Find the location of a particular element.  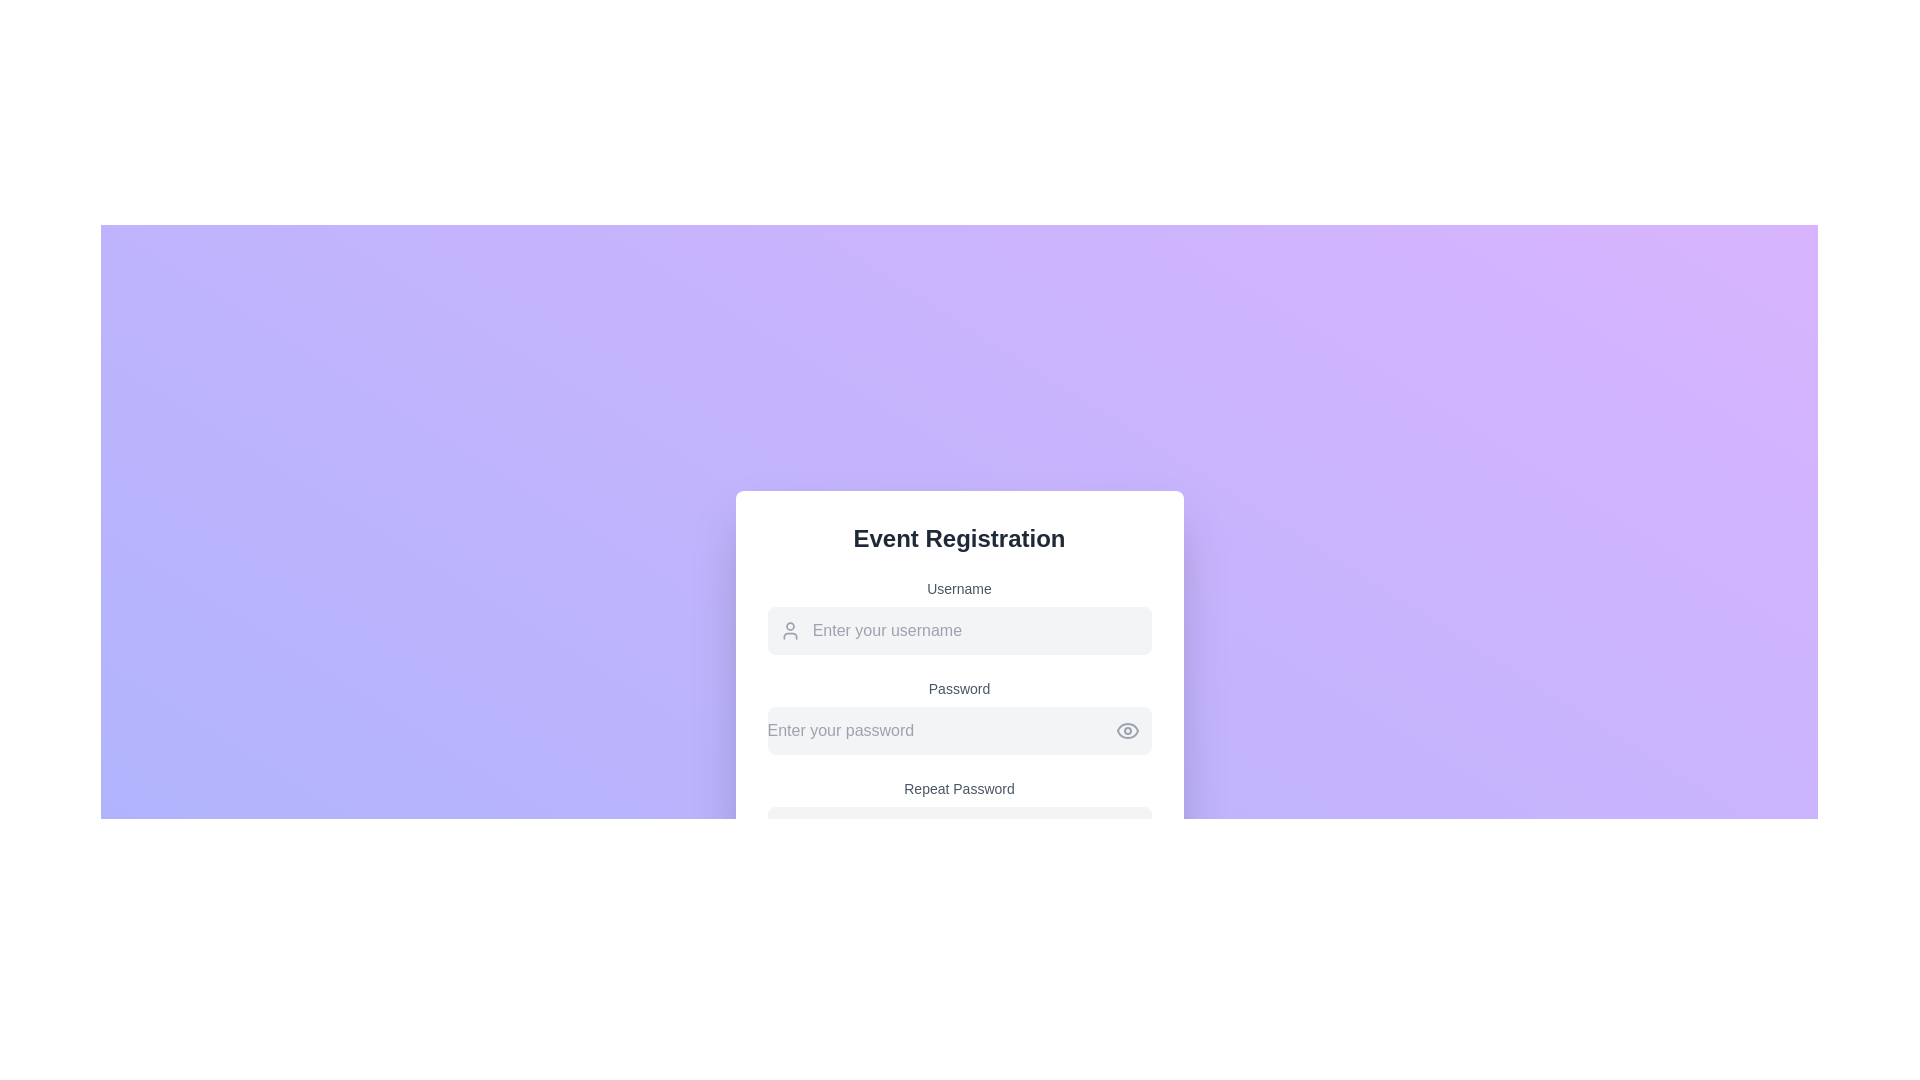

the label that instructs the user to repeat their password, which is positioned directly above the text input box for password confirmation is located at coordinates (958, 788).